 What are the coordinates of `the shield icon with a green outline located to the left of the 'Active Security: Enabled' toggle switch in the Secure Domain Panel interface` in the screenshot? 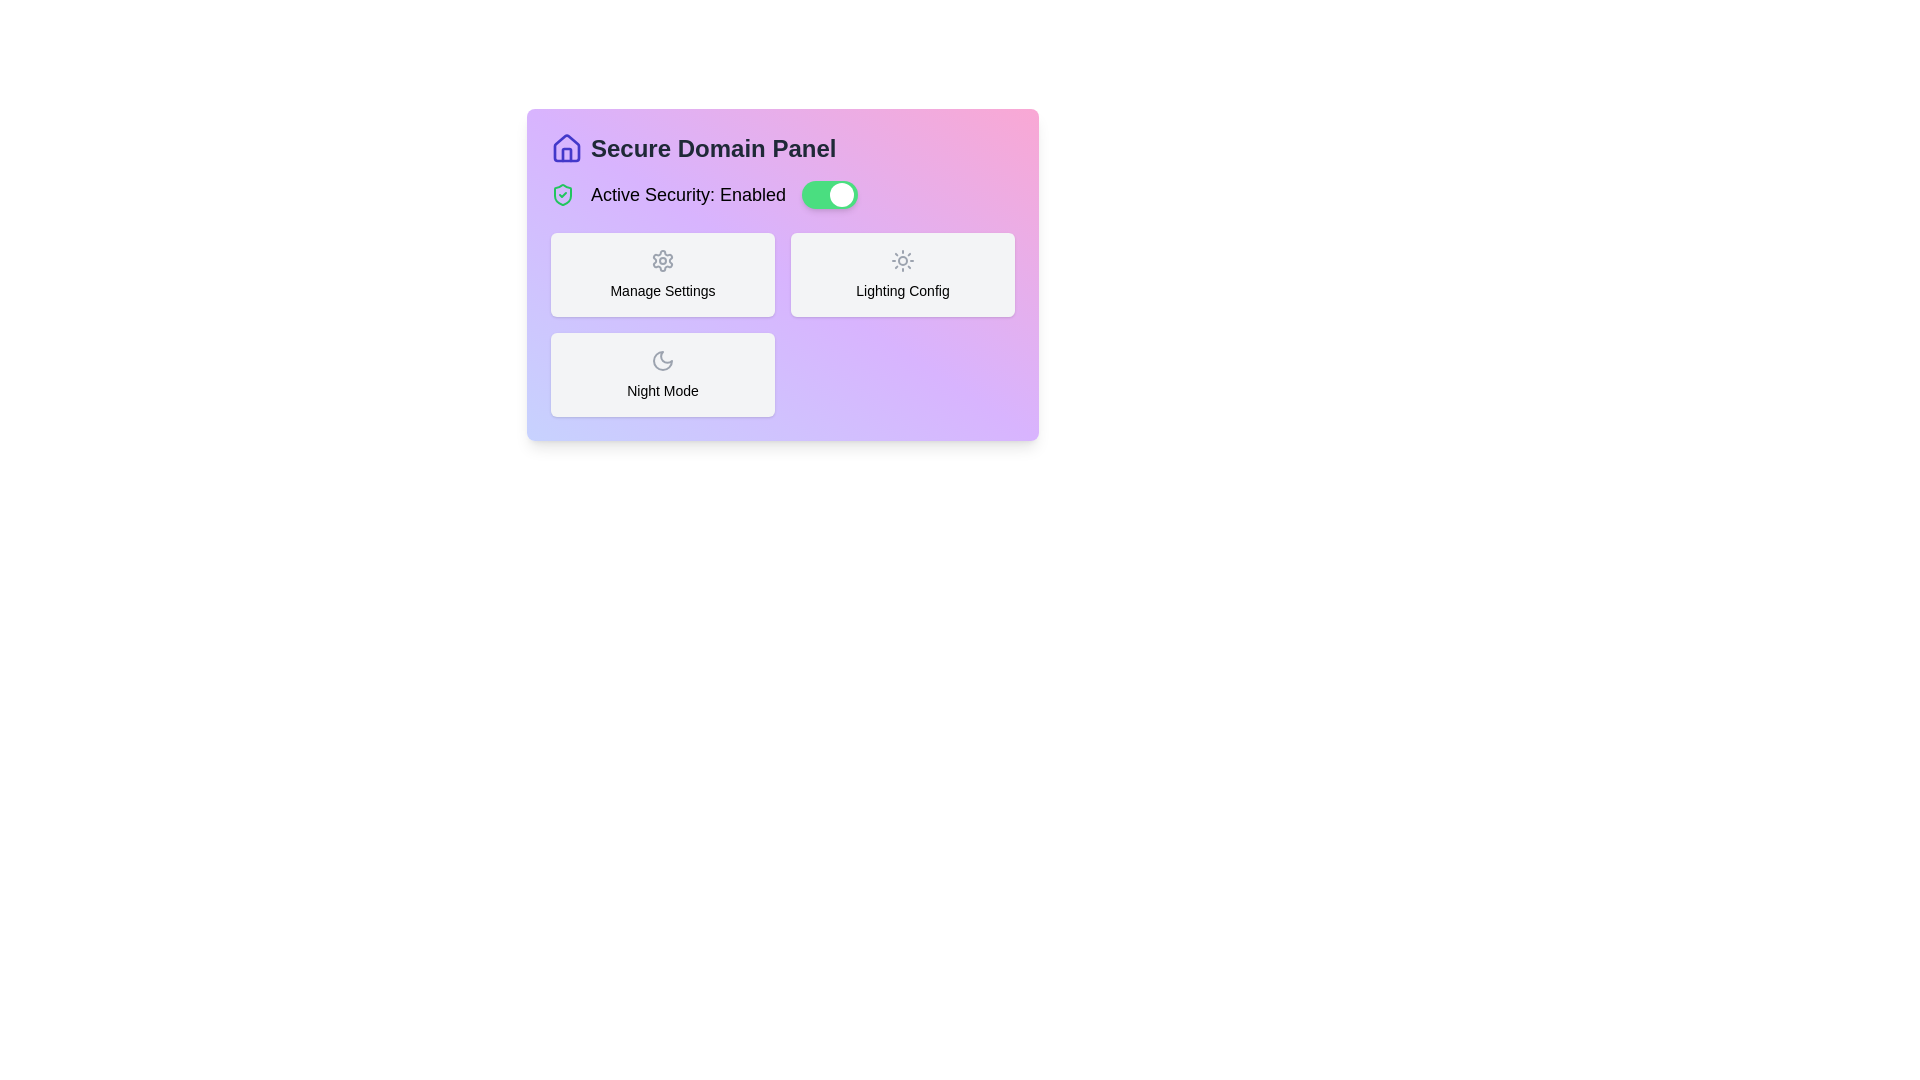 It's located at (561, 195).